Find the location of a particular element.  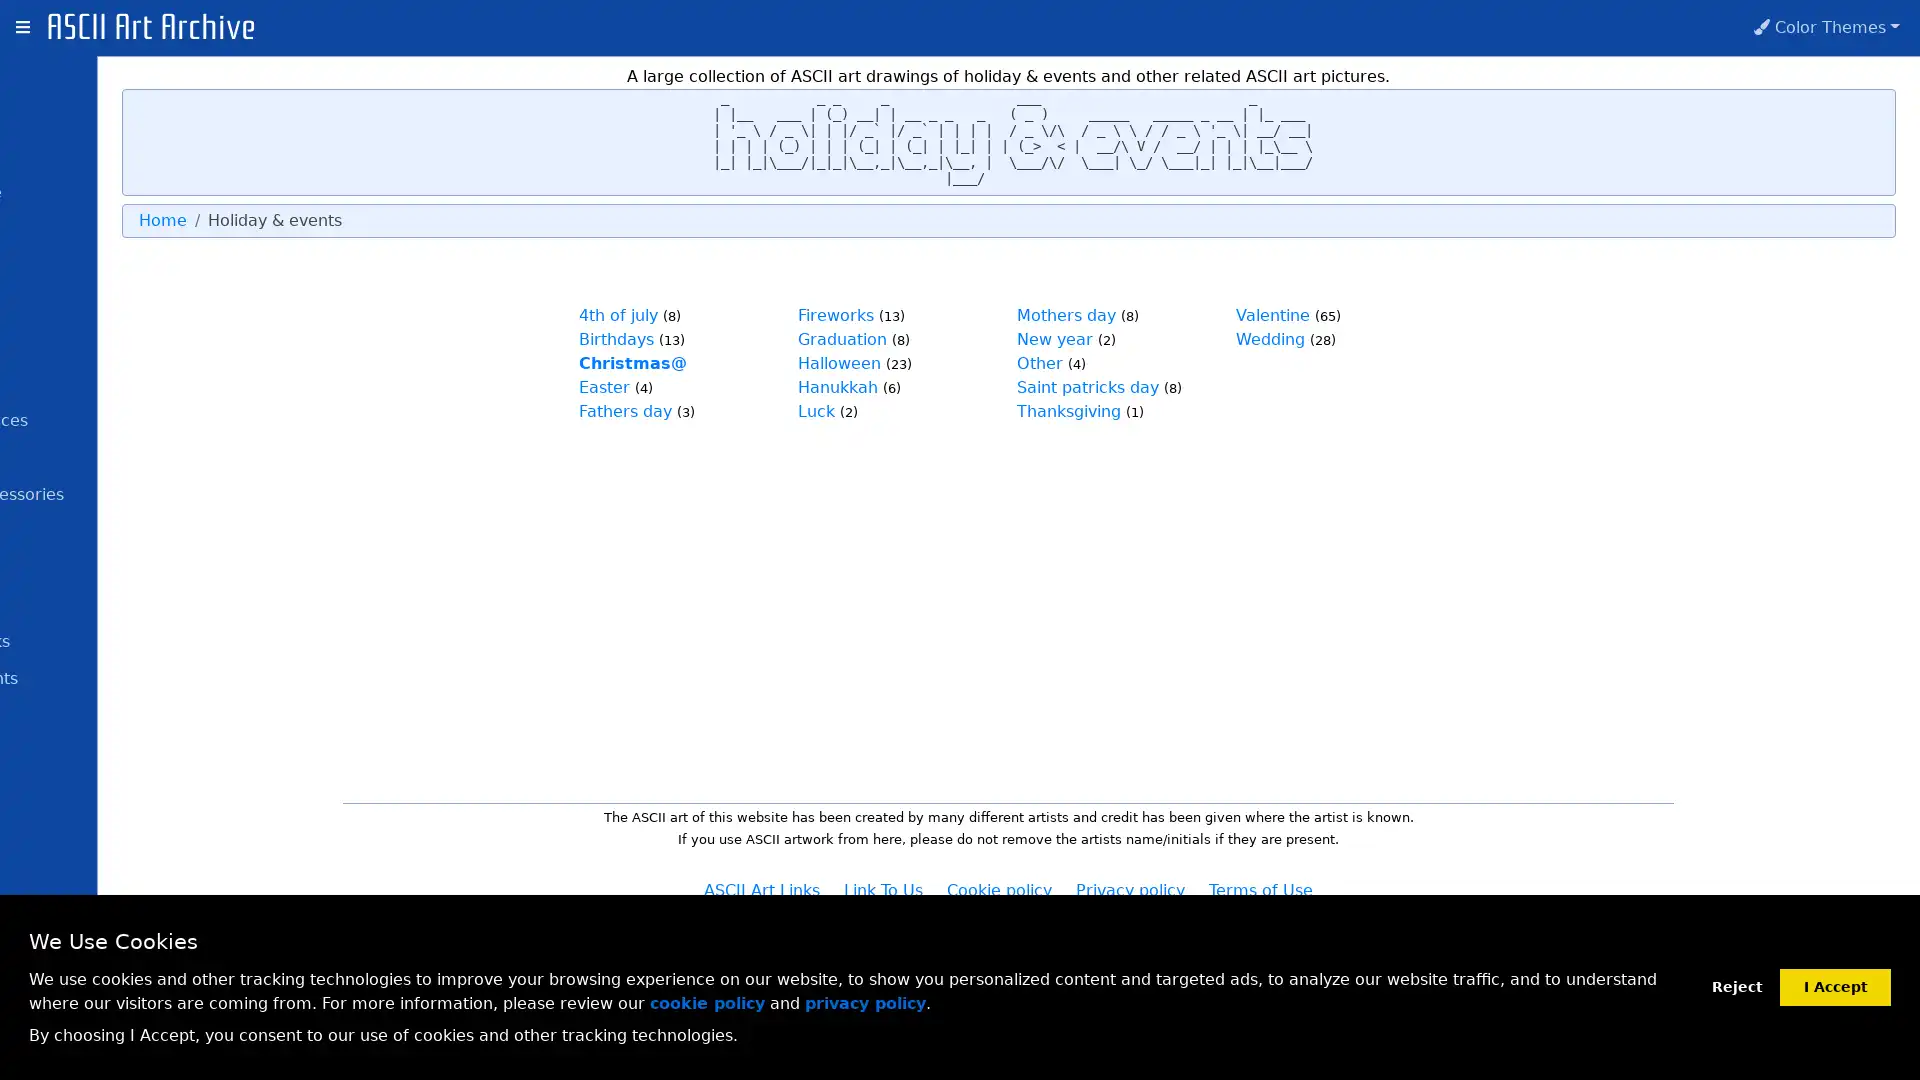

I Accept is located at coordinates (1835, 985).